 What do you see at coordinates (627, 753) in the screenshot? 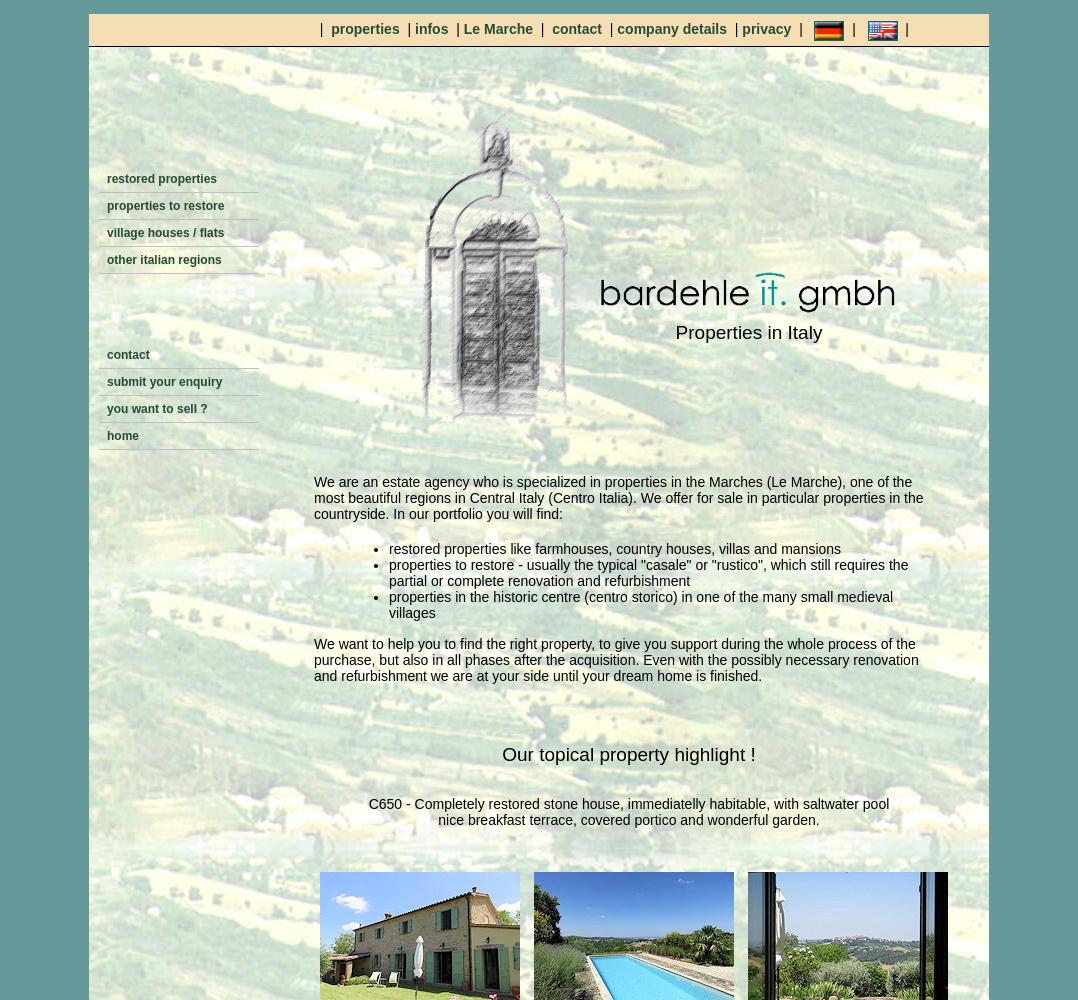
I see `'Our topical property highlight !'` at bounding box center [627, 753].